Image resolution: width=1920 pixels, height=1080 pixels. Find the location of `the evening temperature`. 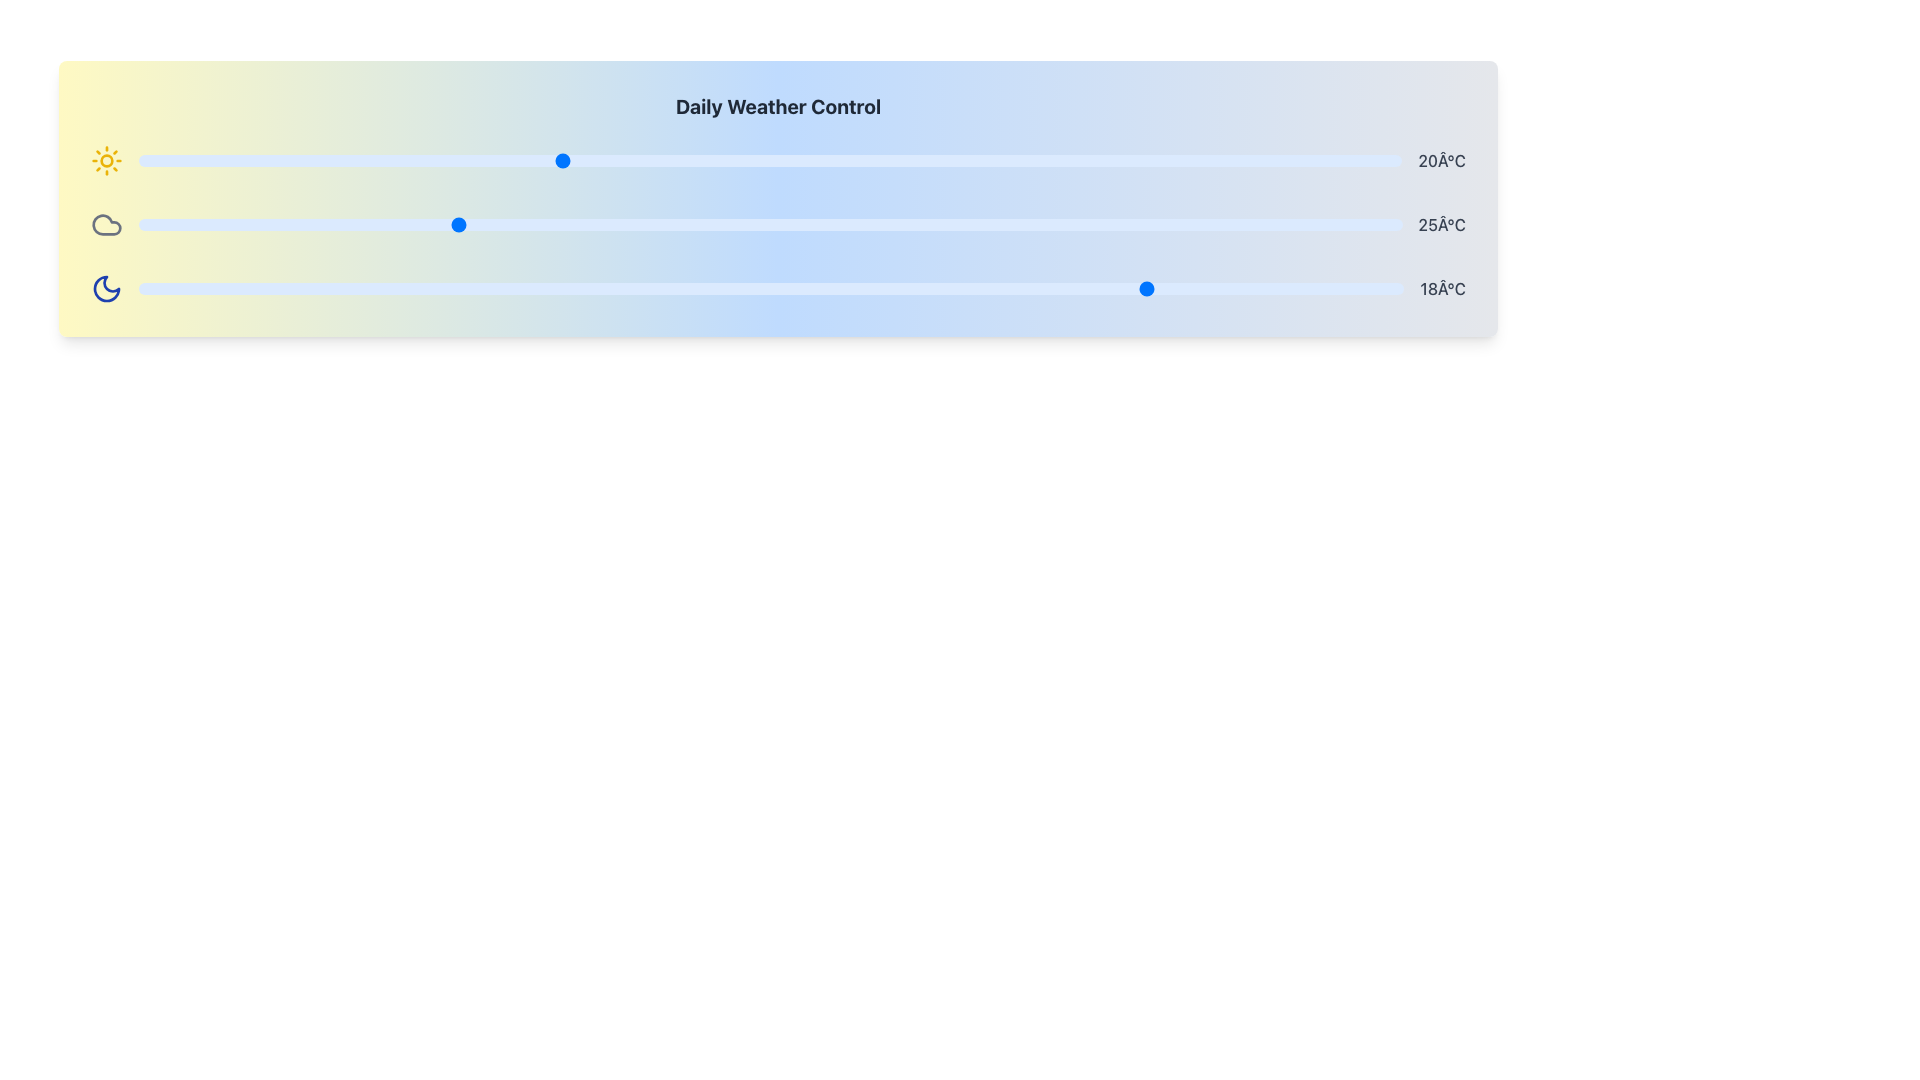

the evening temperature is located at coordinates (518, 289).